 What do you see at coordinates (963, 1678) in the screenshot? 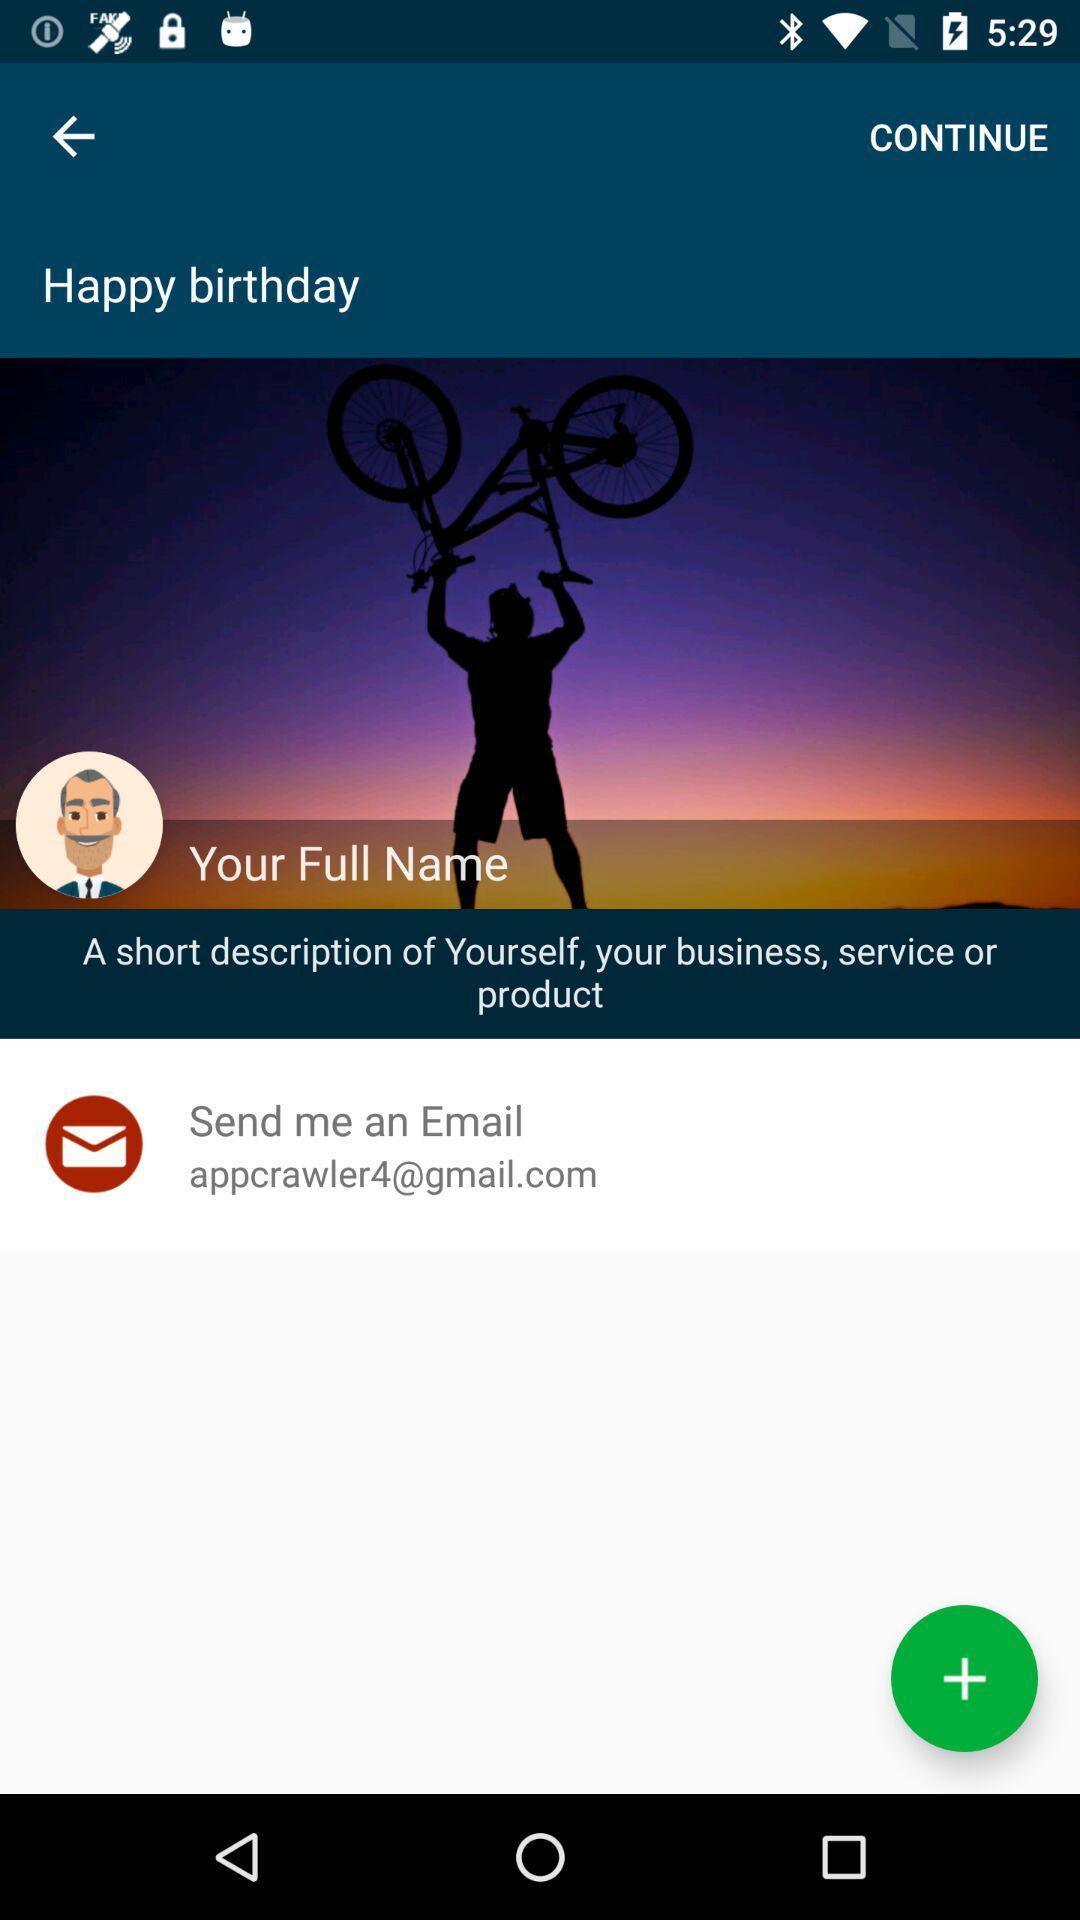
I see `the add icon` at bounding box center [963, 1678].